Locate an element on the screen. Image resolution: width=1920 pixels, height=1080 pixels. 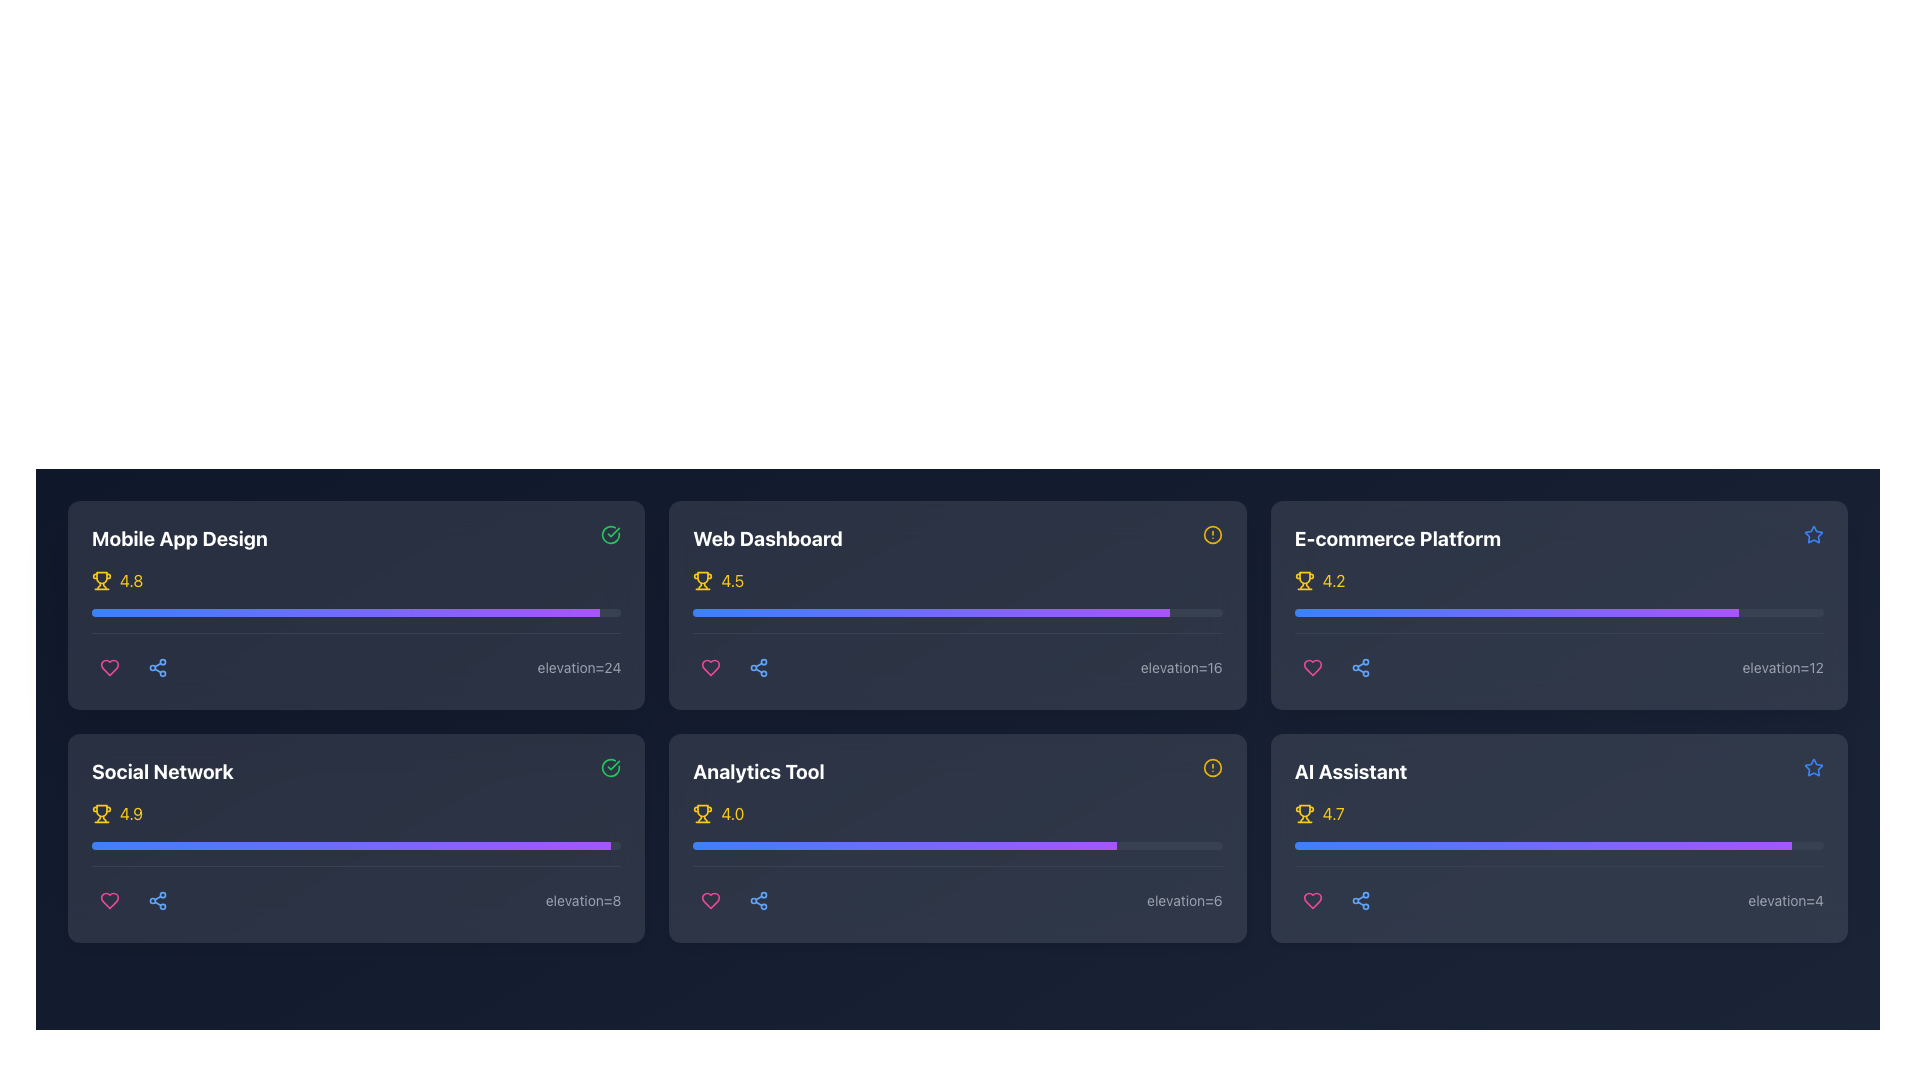
text label that serves as the title for the second card in the horizontal list of cards, positioned at the top-left section of the card is located at coordinates (767, 538).